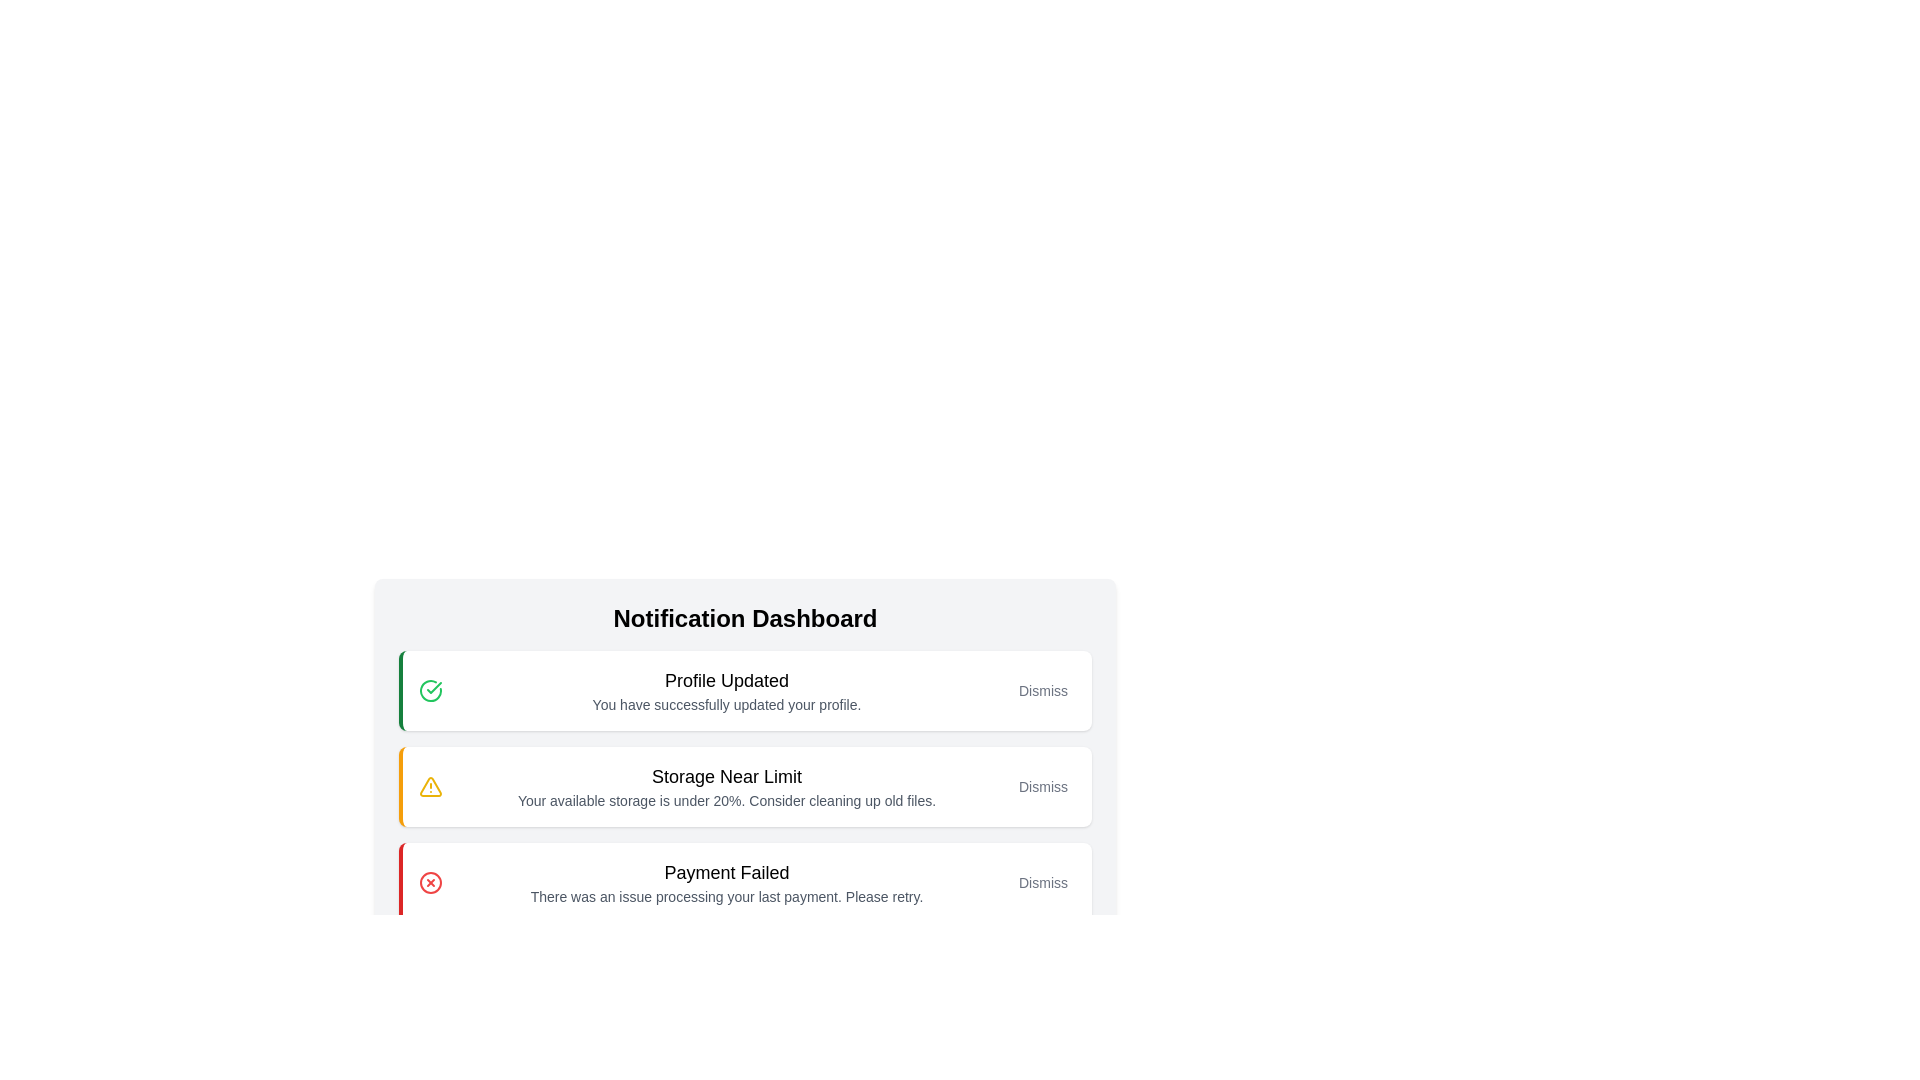 This screenshot has width=1920, height=1080. I want to click on the 'Profile Updated' text label element, which is displayed in a larger and bold font style within the notification card indicating a successful profile update, so click(725, 680).